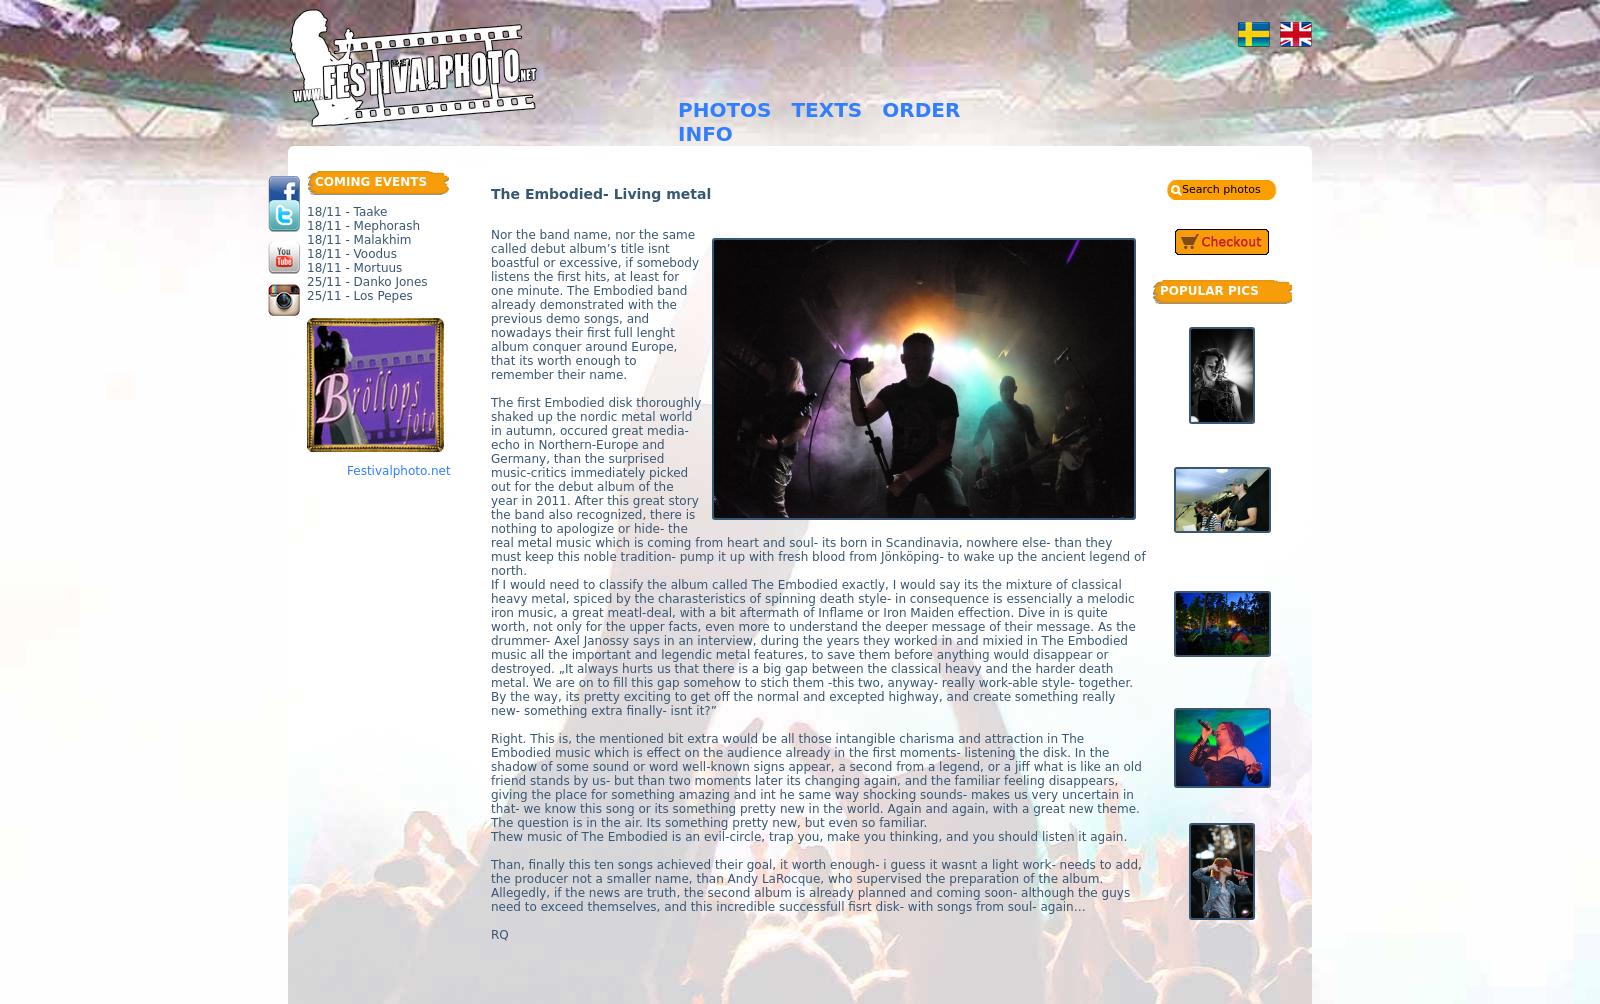 The height and width of the screenshot is (1004, 1600). What do you see at coordinates (594, 304) in the screenshot?
I see `'Nor the band name, nor the same called debut album’s title isnt boastful or excessive, if somebody listens the first hits, at least for one minute. The Embodied band already demonstrated with the previous demo songs, and nowadays their first full lenght album conquer around Europe, that its worth enough to remember their name.'` at bounding box center [594, 304].